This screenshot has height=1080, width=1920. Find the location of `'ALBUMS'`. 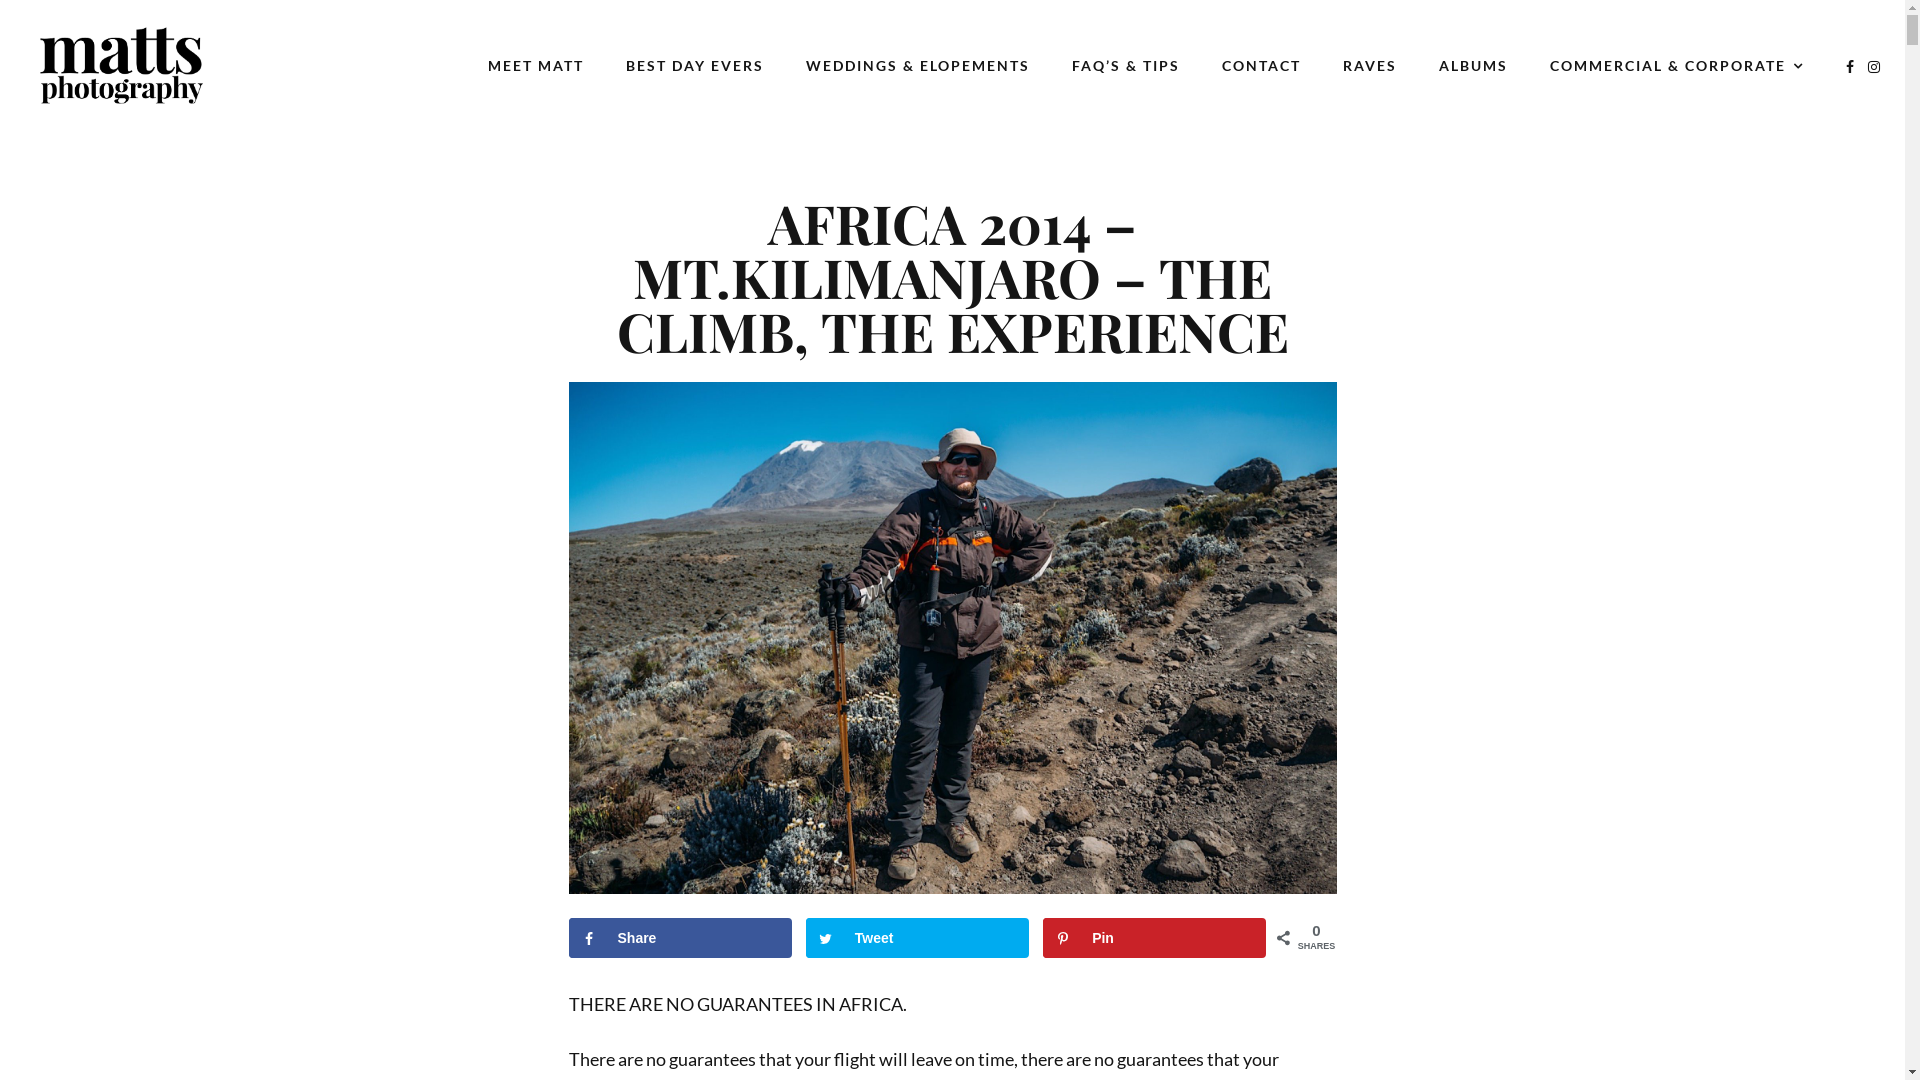

'ALBUMS' is located at coordinates (1473, 64).